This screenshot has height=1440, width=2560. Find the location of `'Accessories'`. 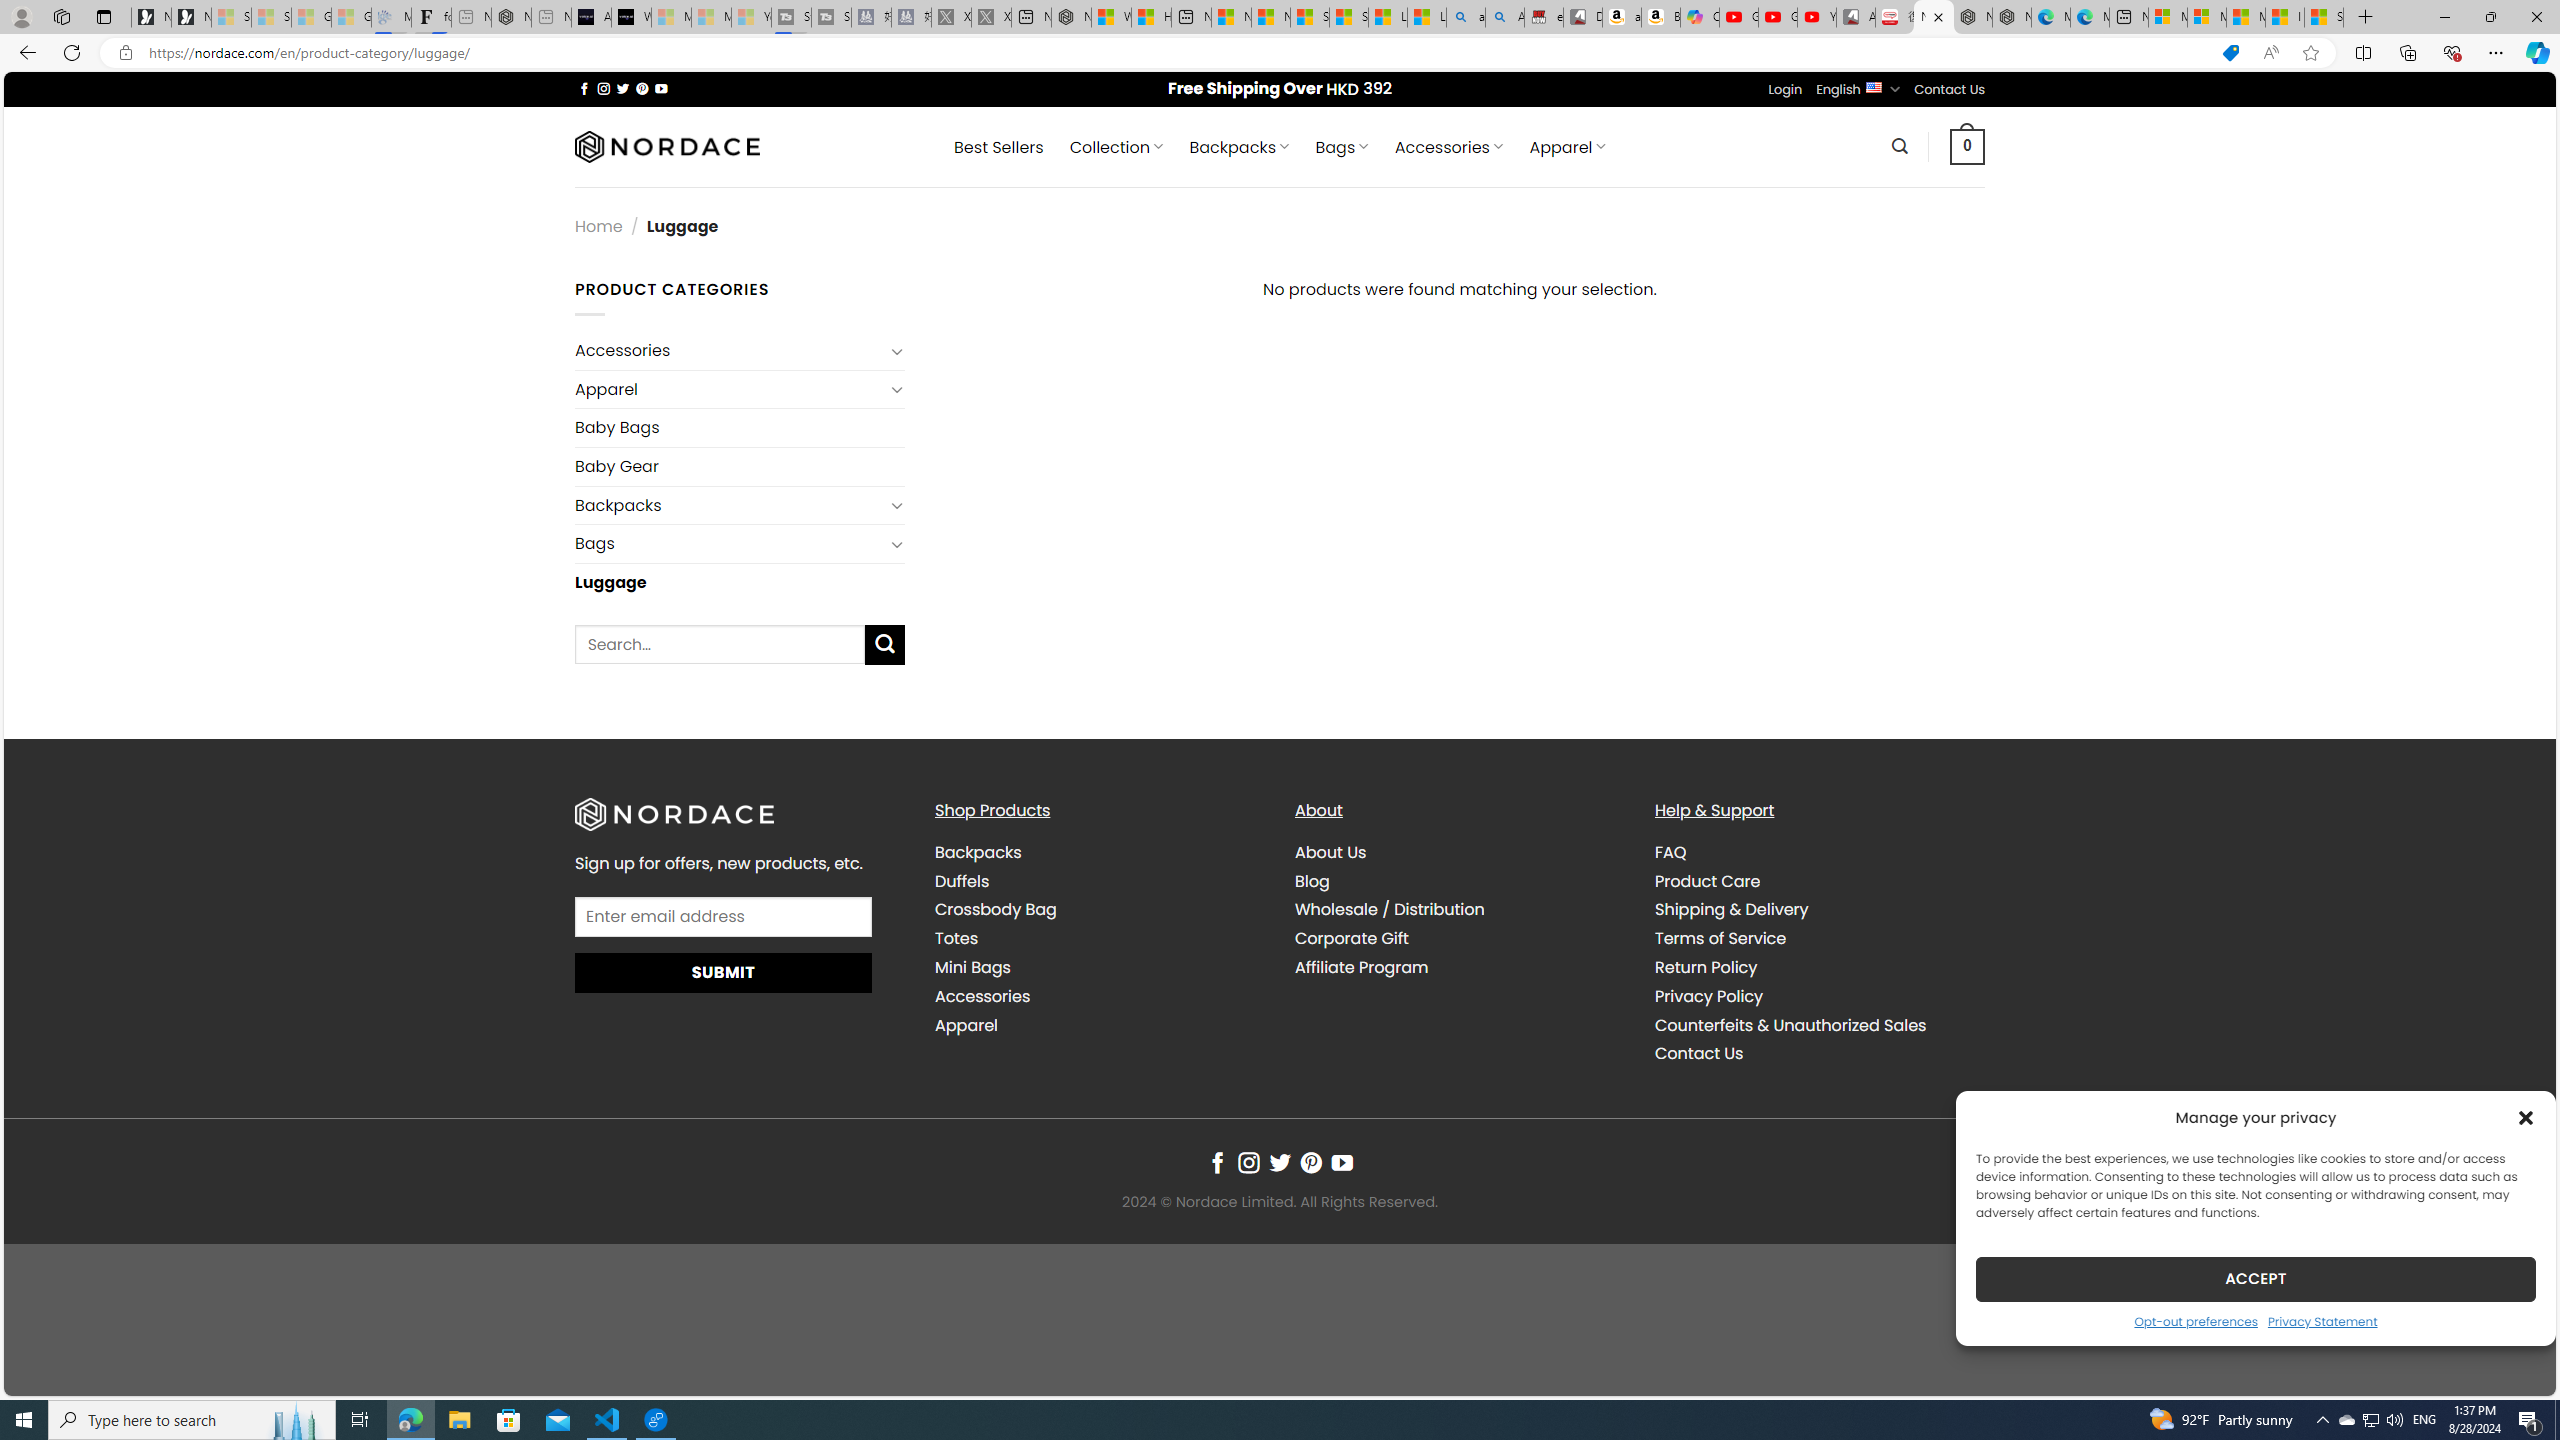

'Accessories' is located at coordinates (982, 995).